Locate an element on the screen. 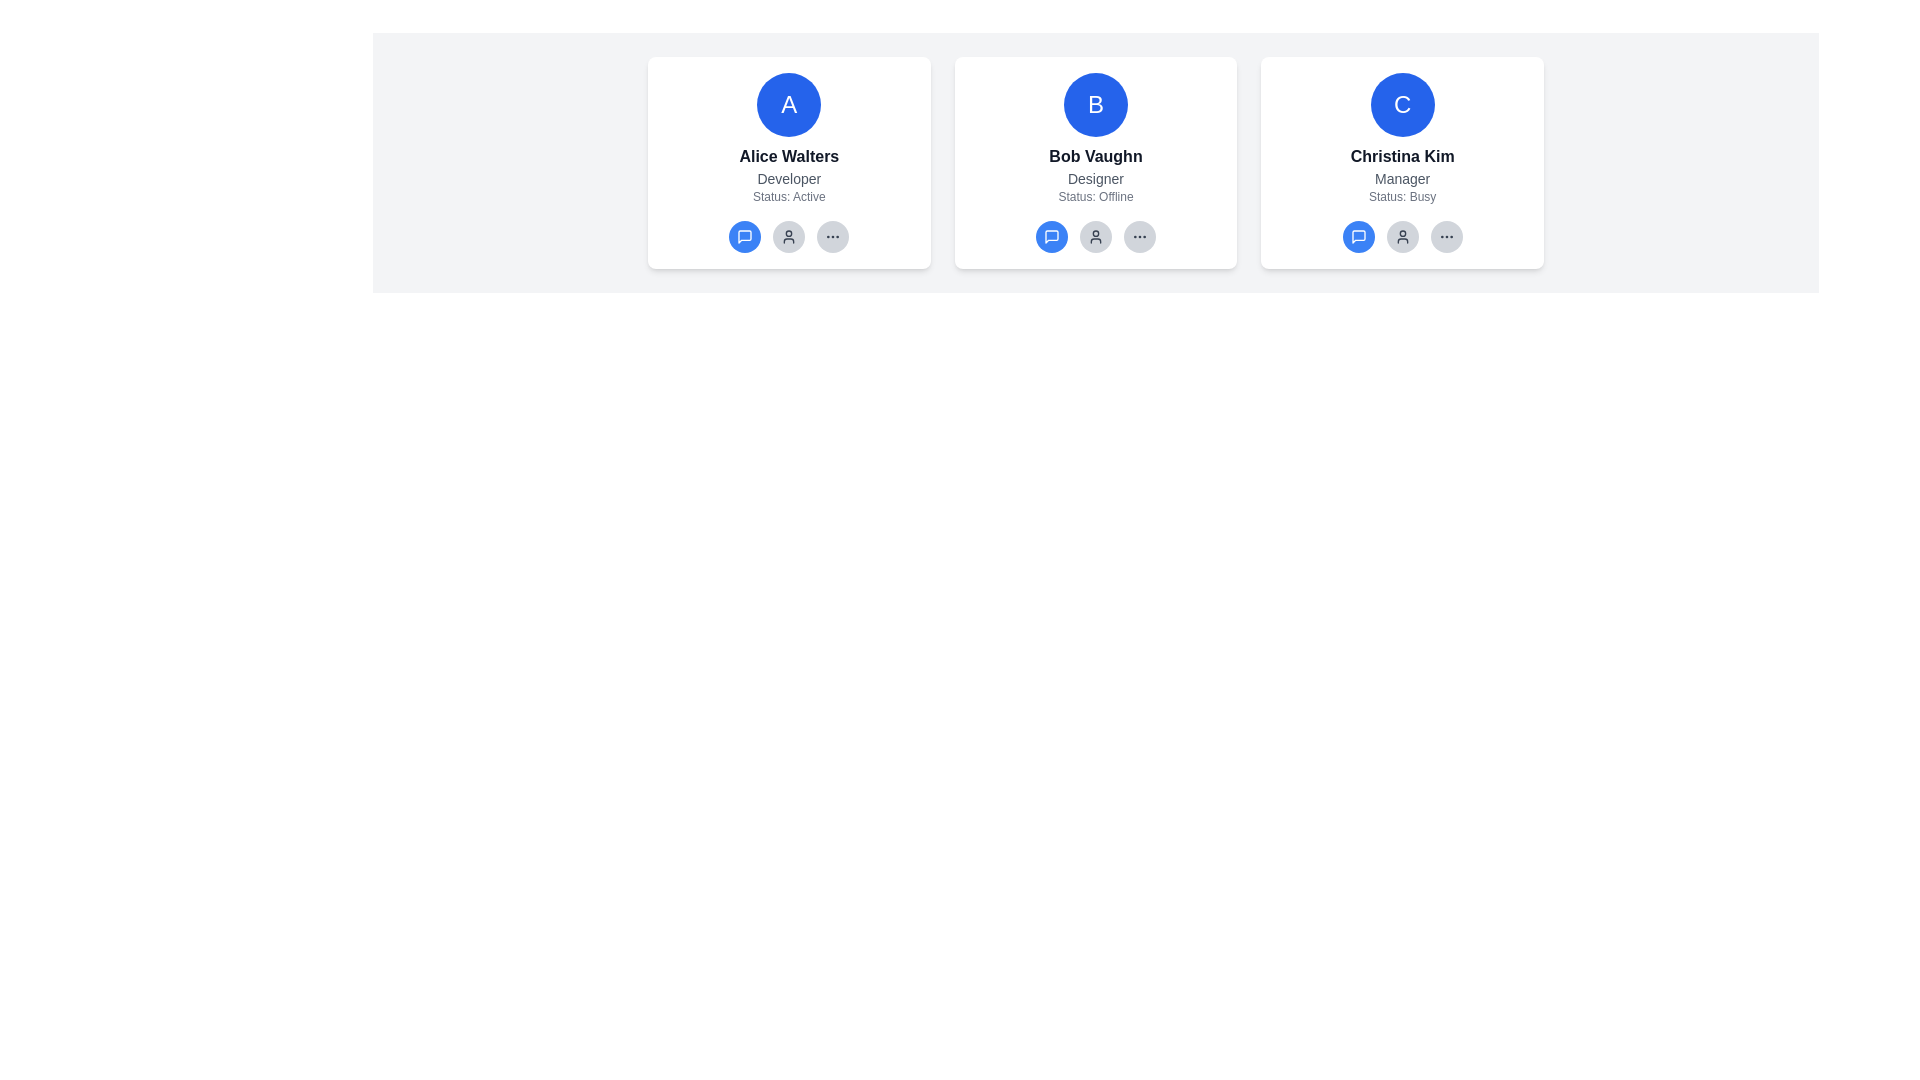  the round button with a gray background and user icon, located below 'Bob Vaughn Designer Status: Offline' in the central card of a three-card layout is located at coordinates (1094, 235).